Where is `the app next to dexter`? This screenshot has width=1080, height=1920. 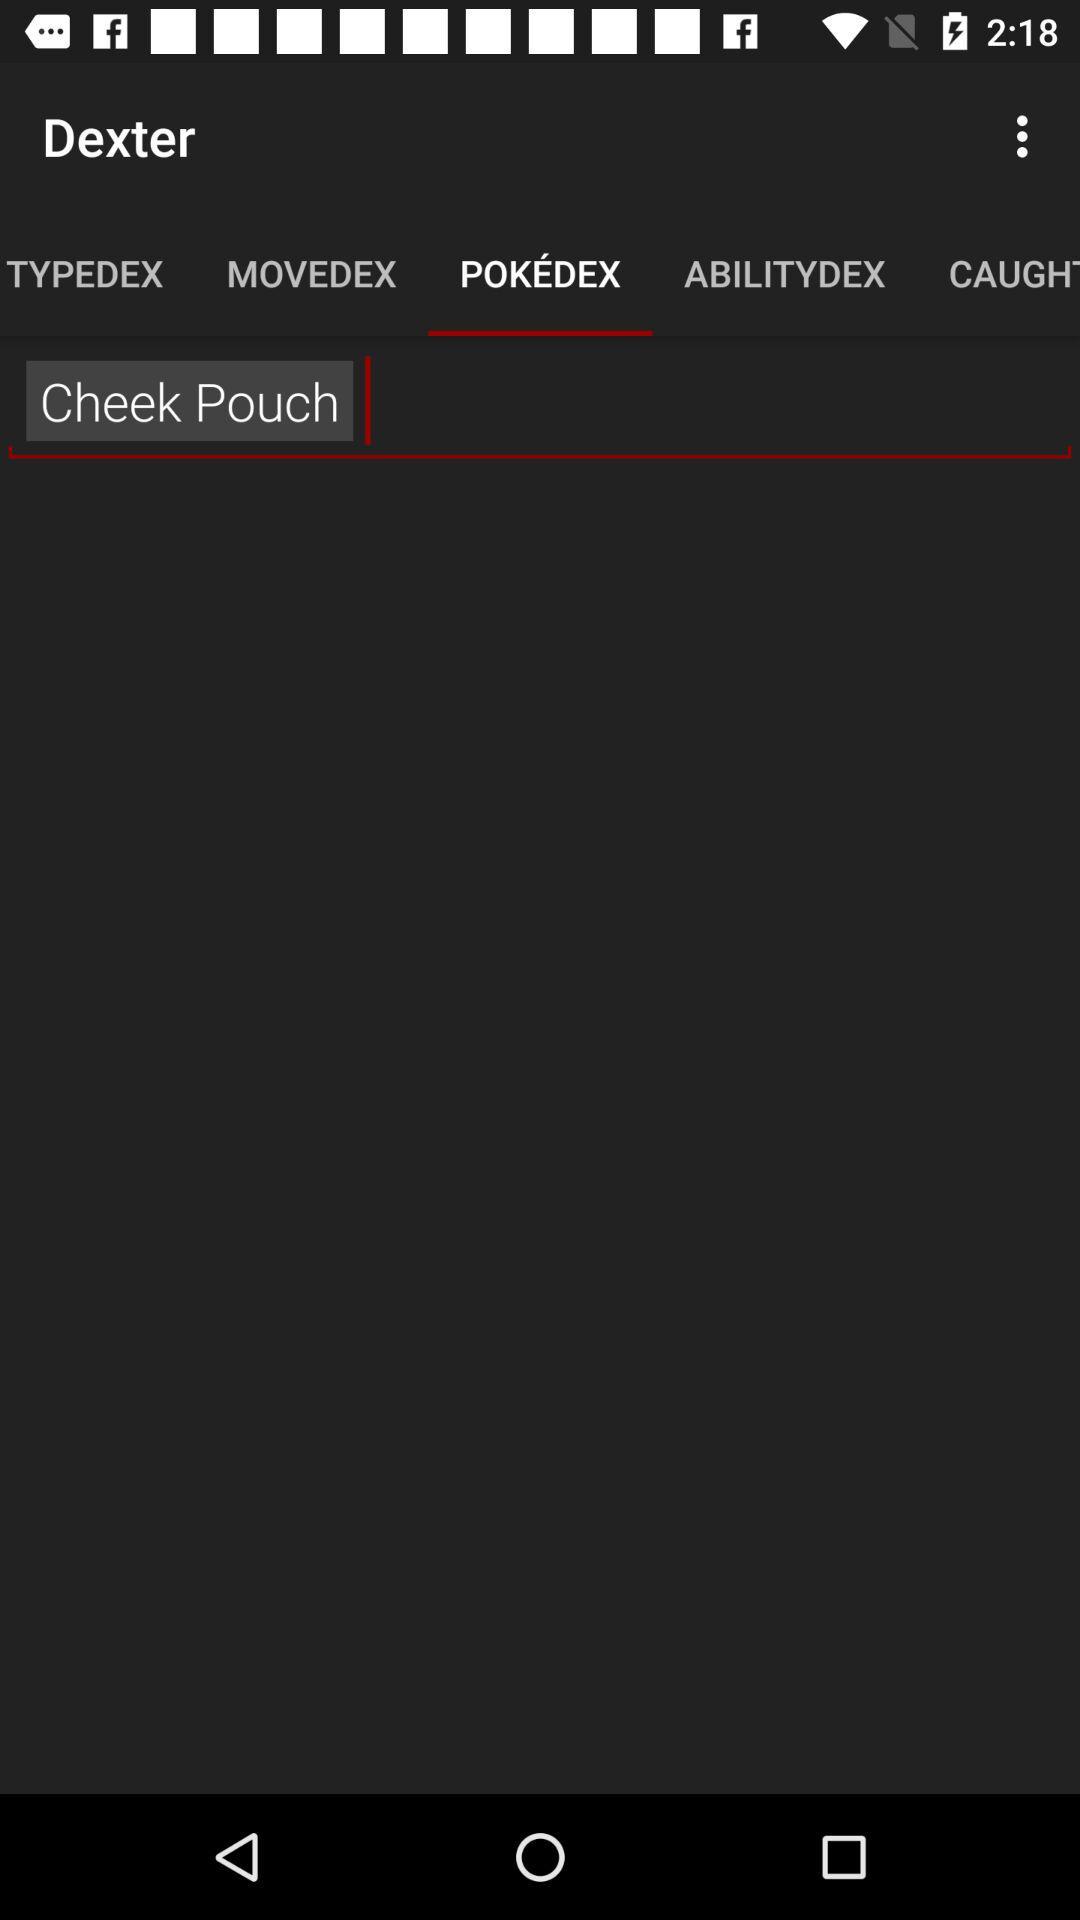
the app next to dexter is located at coordinates (1027, 135).